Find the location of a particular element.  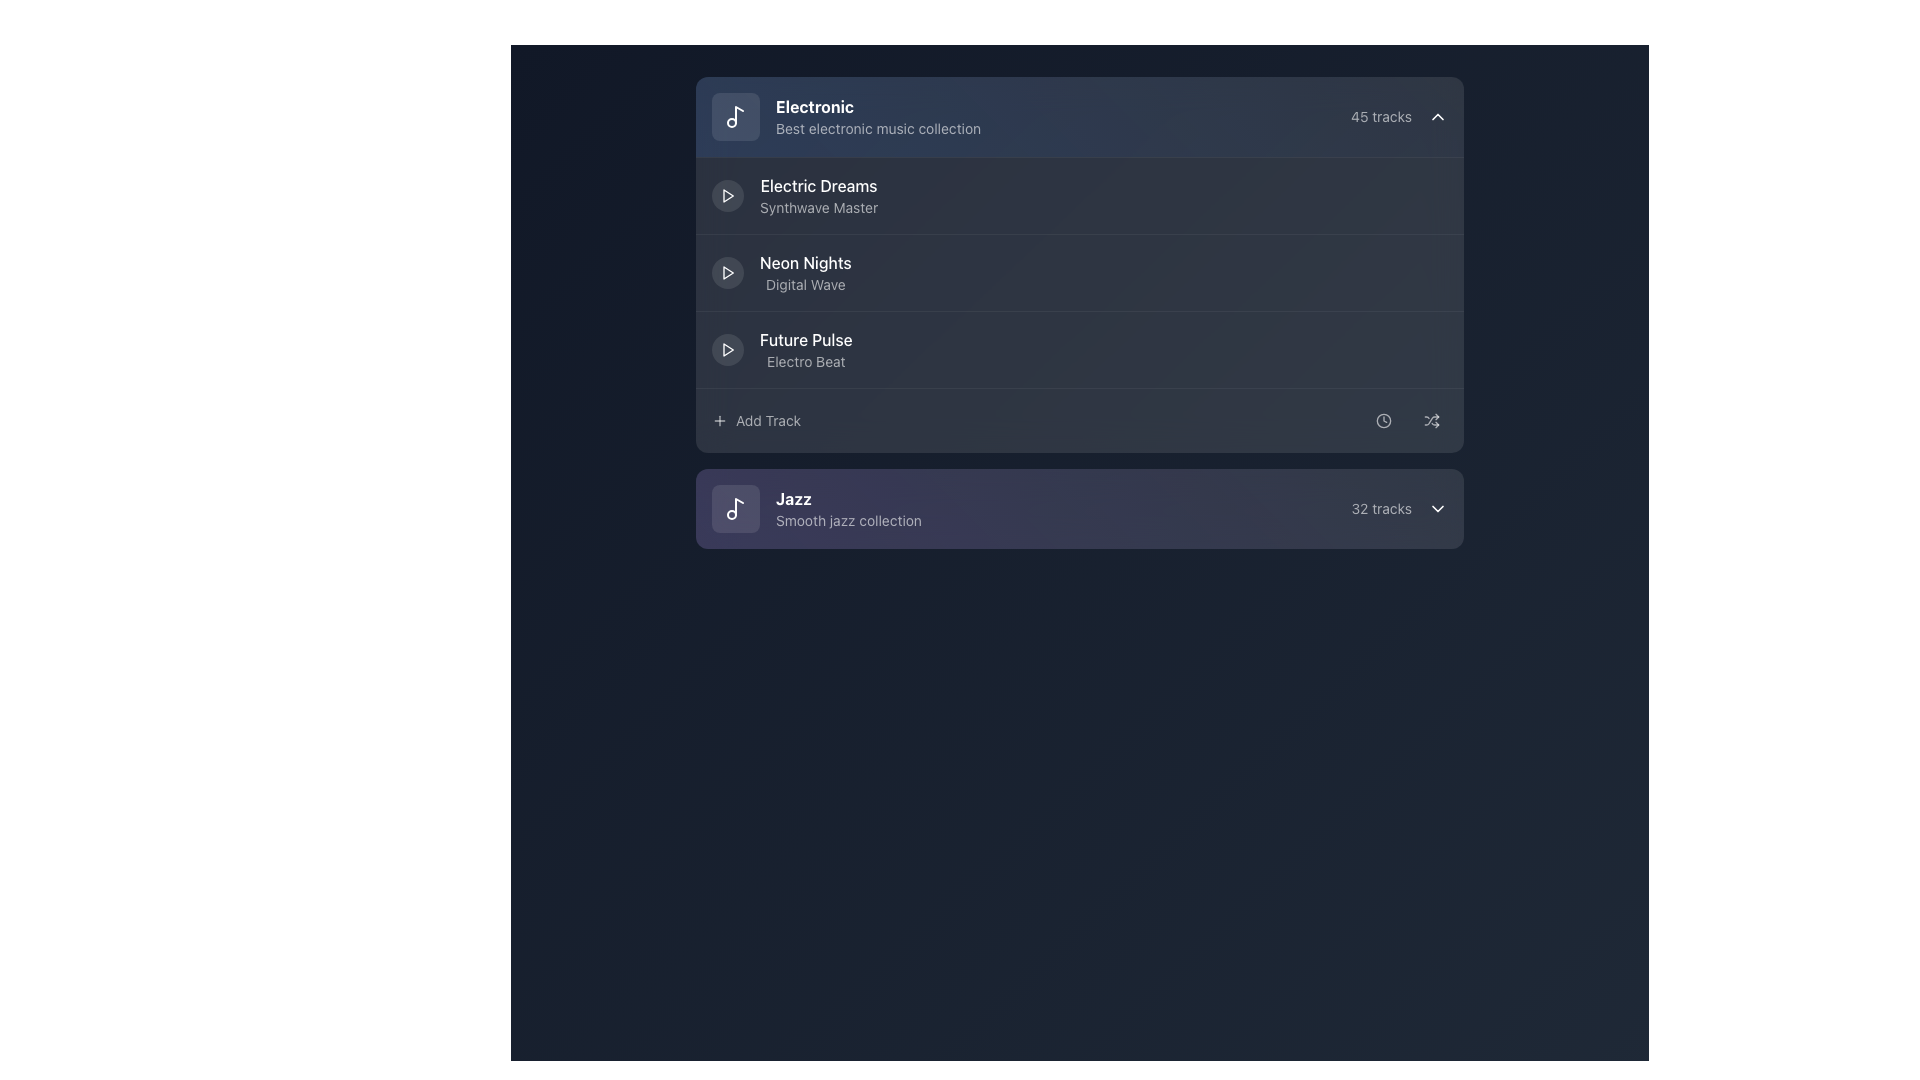

the chevron icon located at the far right of the '32 tracks' label in the bottom card under the 'Jazz' heading is located at coordinates (1437, 508).